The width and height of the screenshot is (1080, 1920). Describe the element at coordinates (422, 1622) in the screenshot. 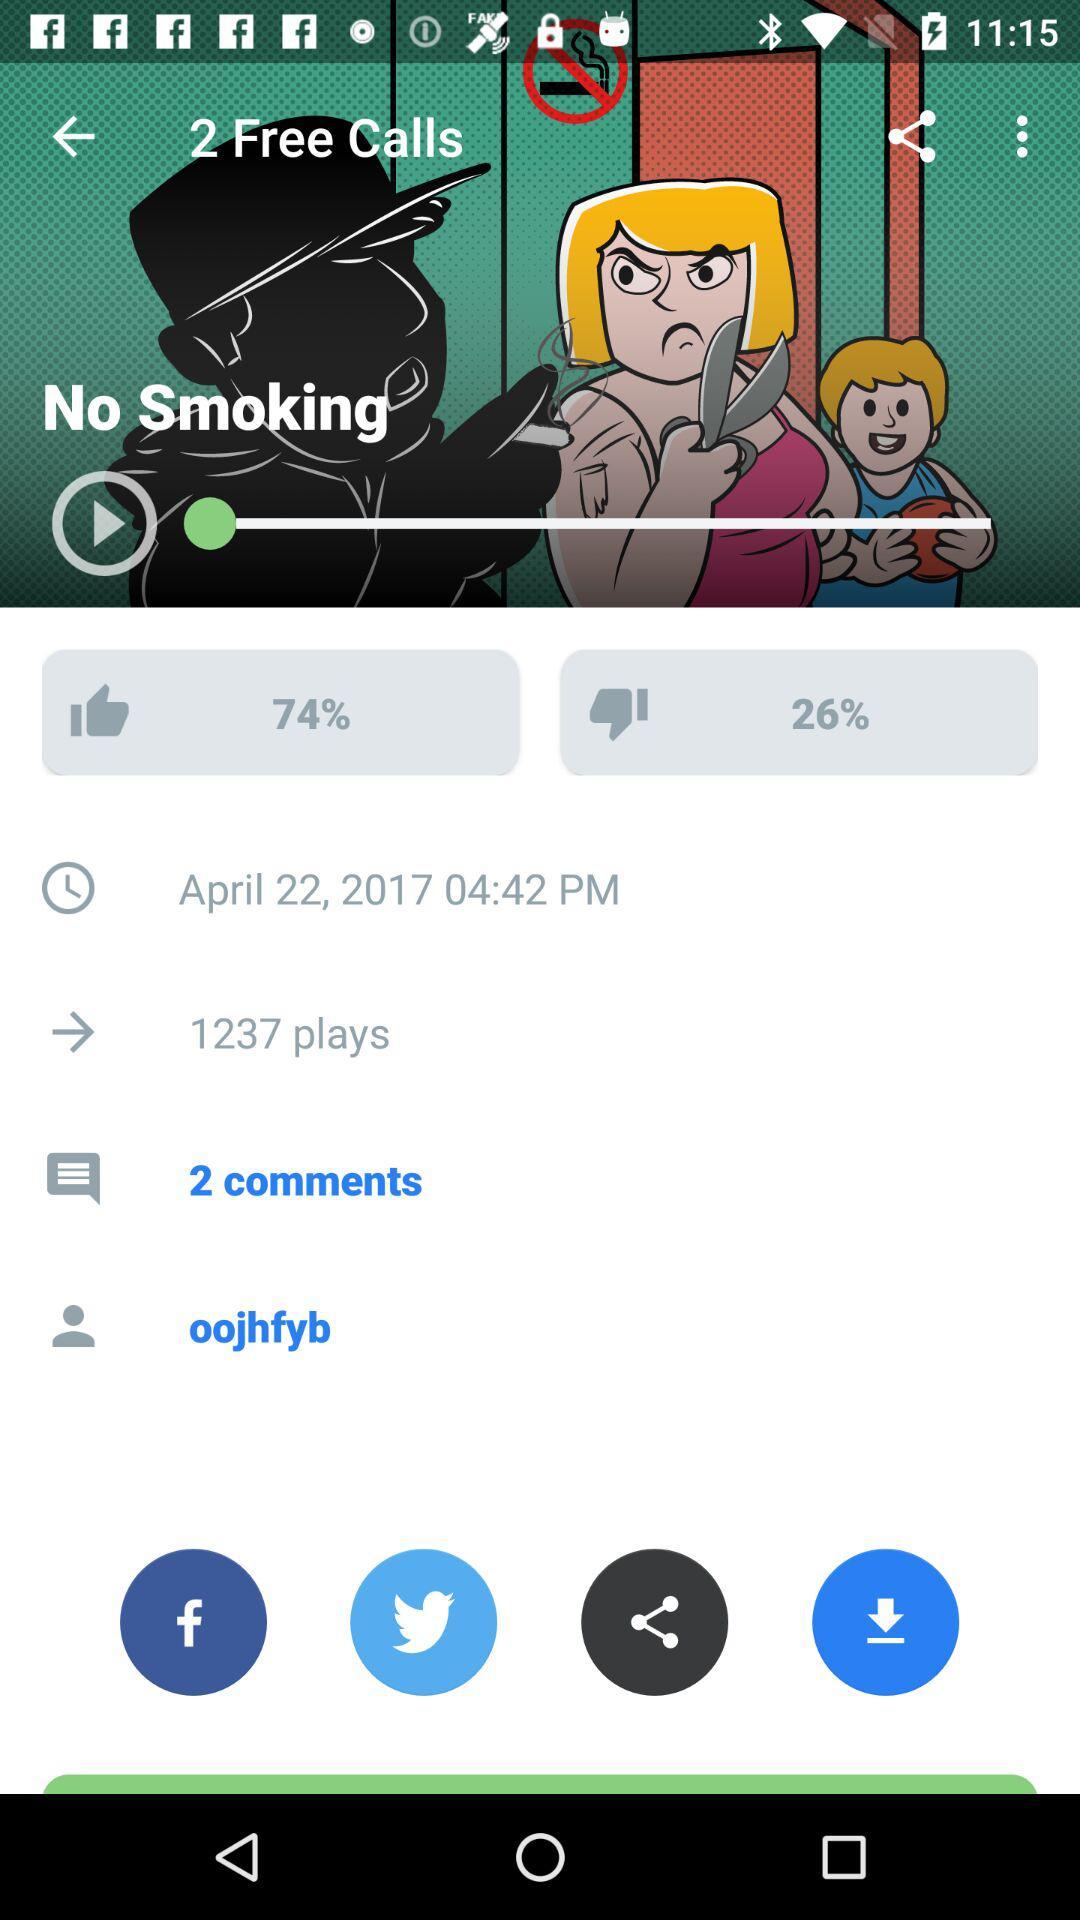

I see `the twitter icon` at that location.